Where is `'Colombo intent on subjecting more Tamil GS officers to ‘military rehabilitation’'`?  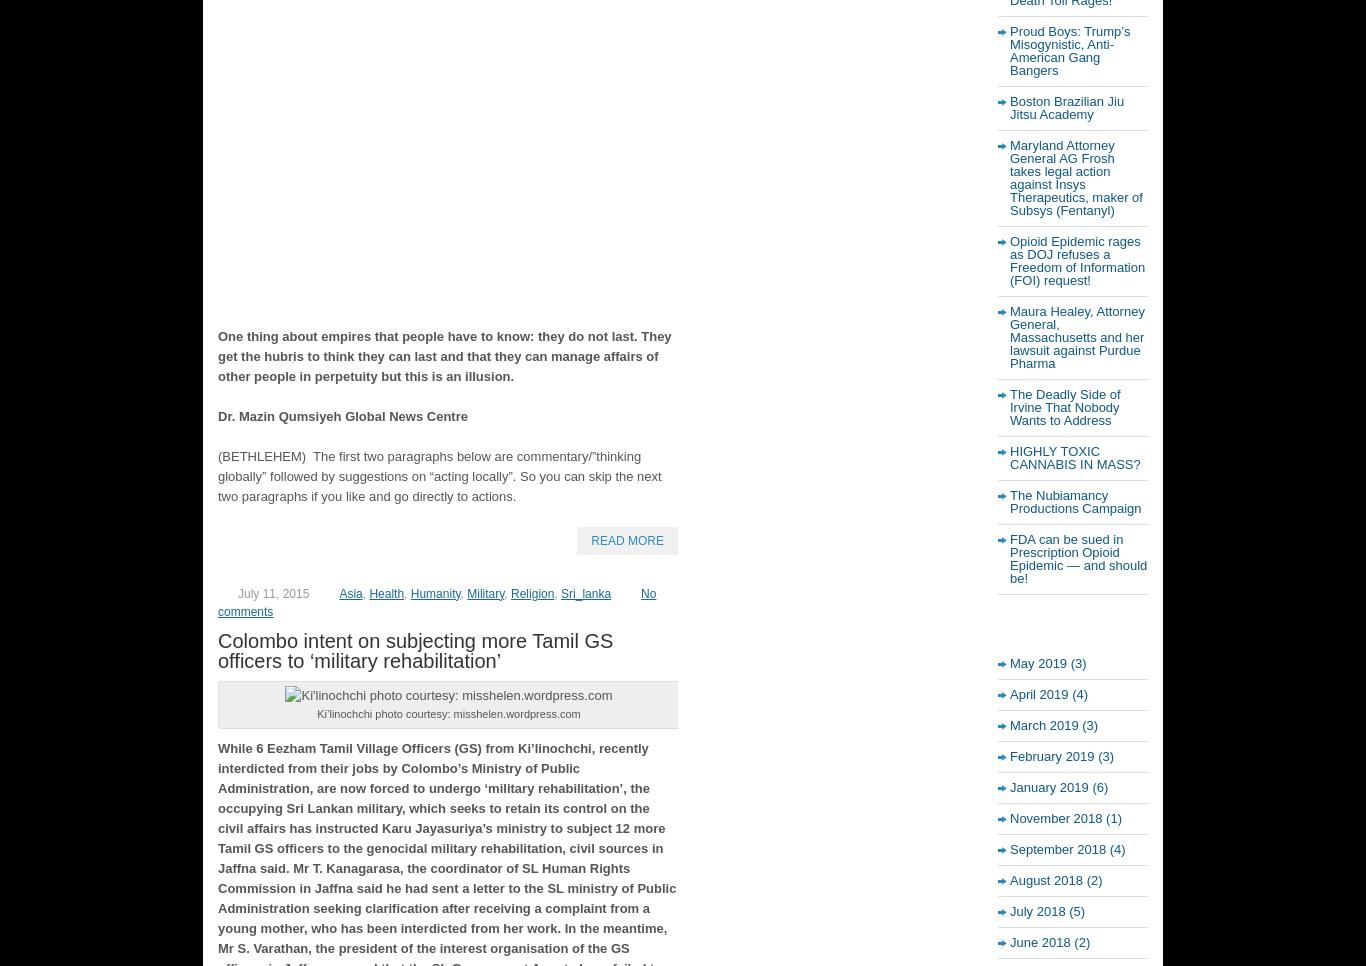
'Colombo intent on subjecting more Tamil GS officers to ‘military rehabilitation’' is located at coordinates (414, 649).